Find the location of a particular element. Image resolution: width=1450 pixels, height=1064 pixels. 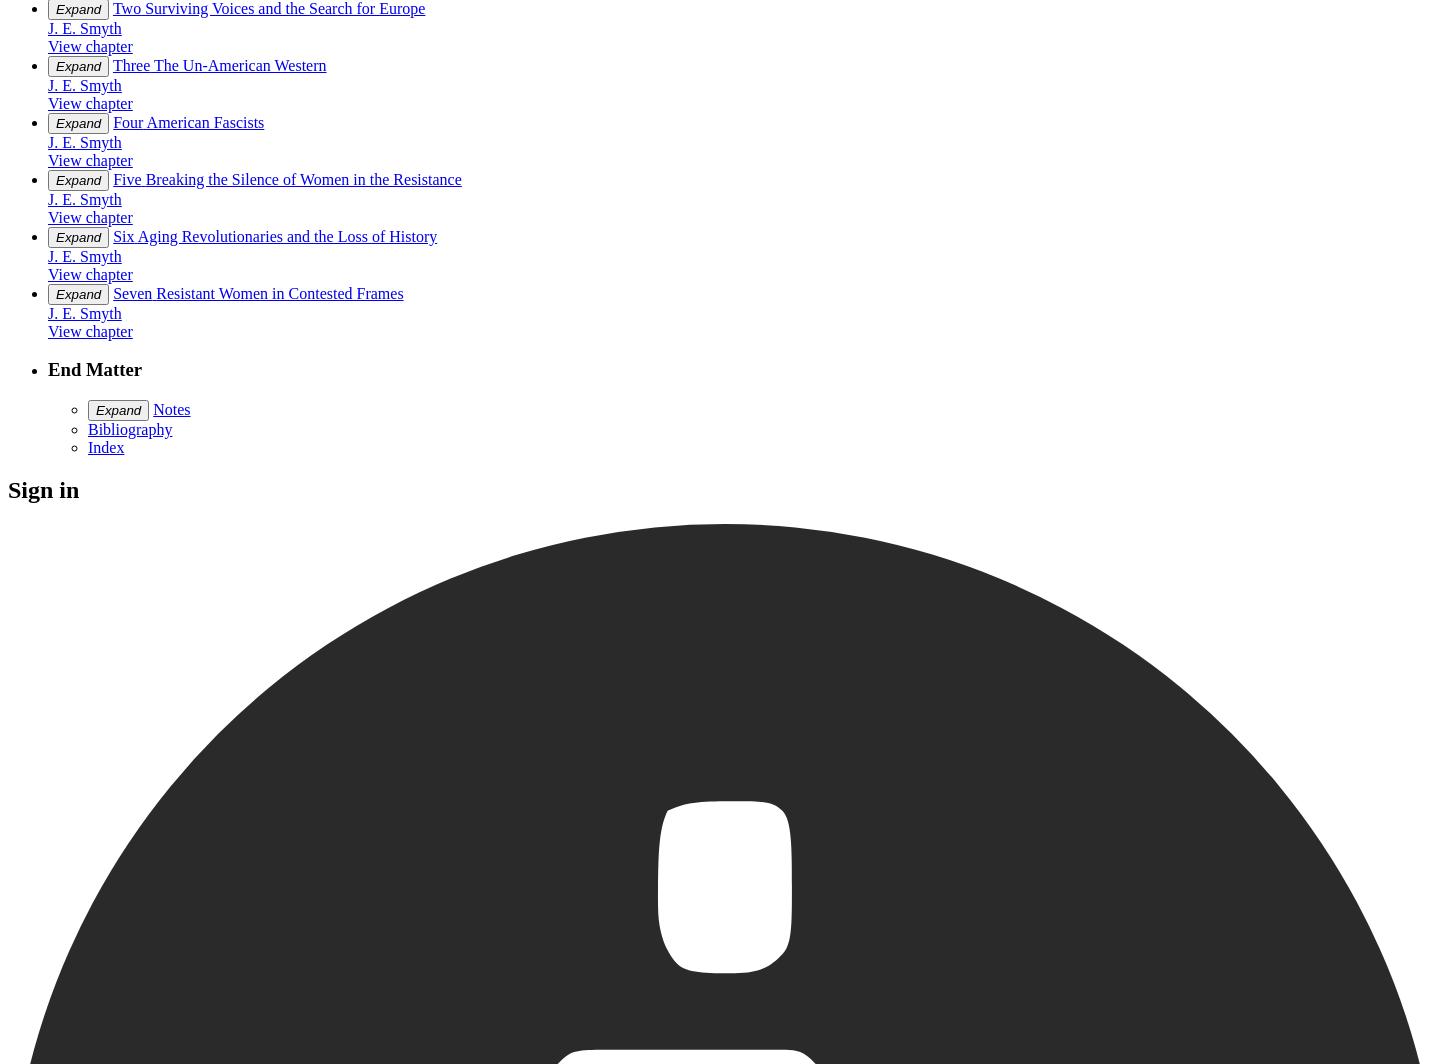

'Resistant Women in Contested Frames' is located at coordinates (279, 292).